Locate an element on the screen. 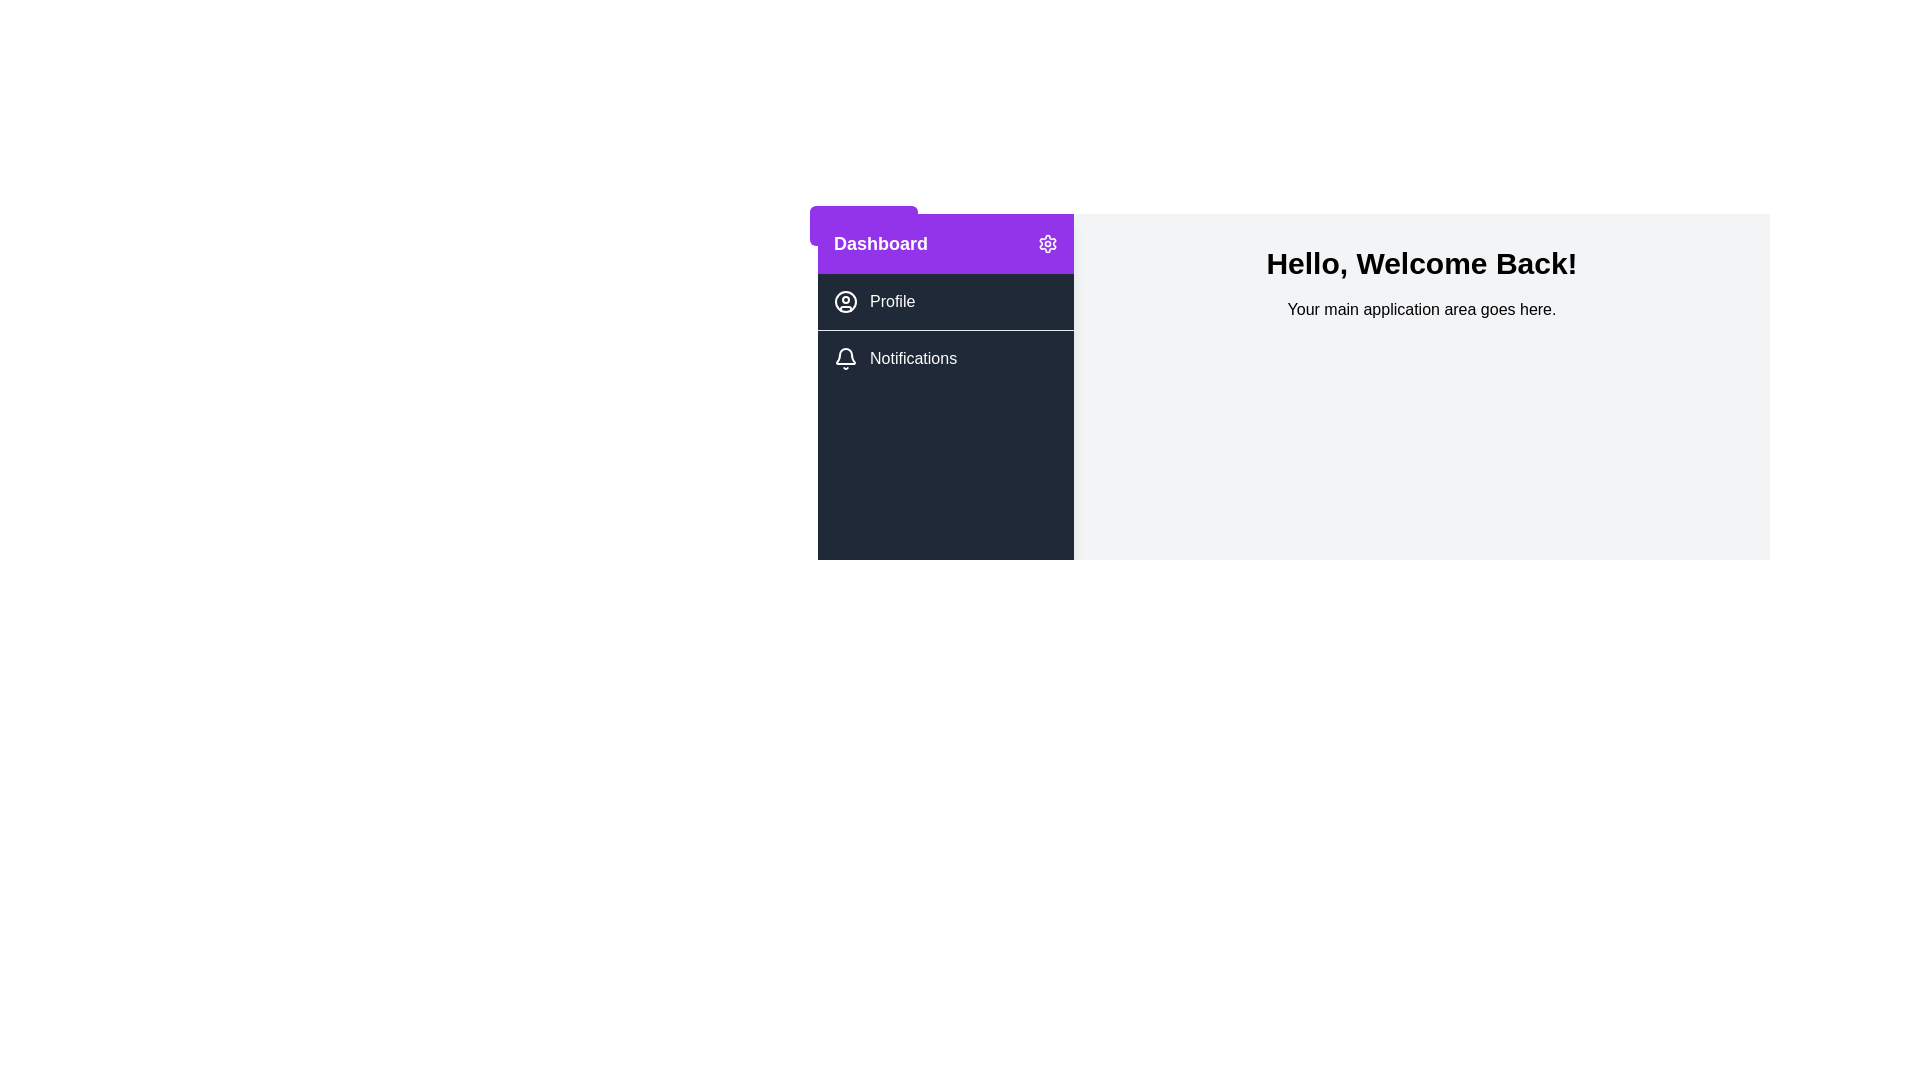 The image size is (1920, 1080). the static text label for the notifications menu located in the left navigation panel under the 'Profile' menu item, which is directly to the right of the bell icon is located at coordinates (912, 357).